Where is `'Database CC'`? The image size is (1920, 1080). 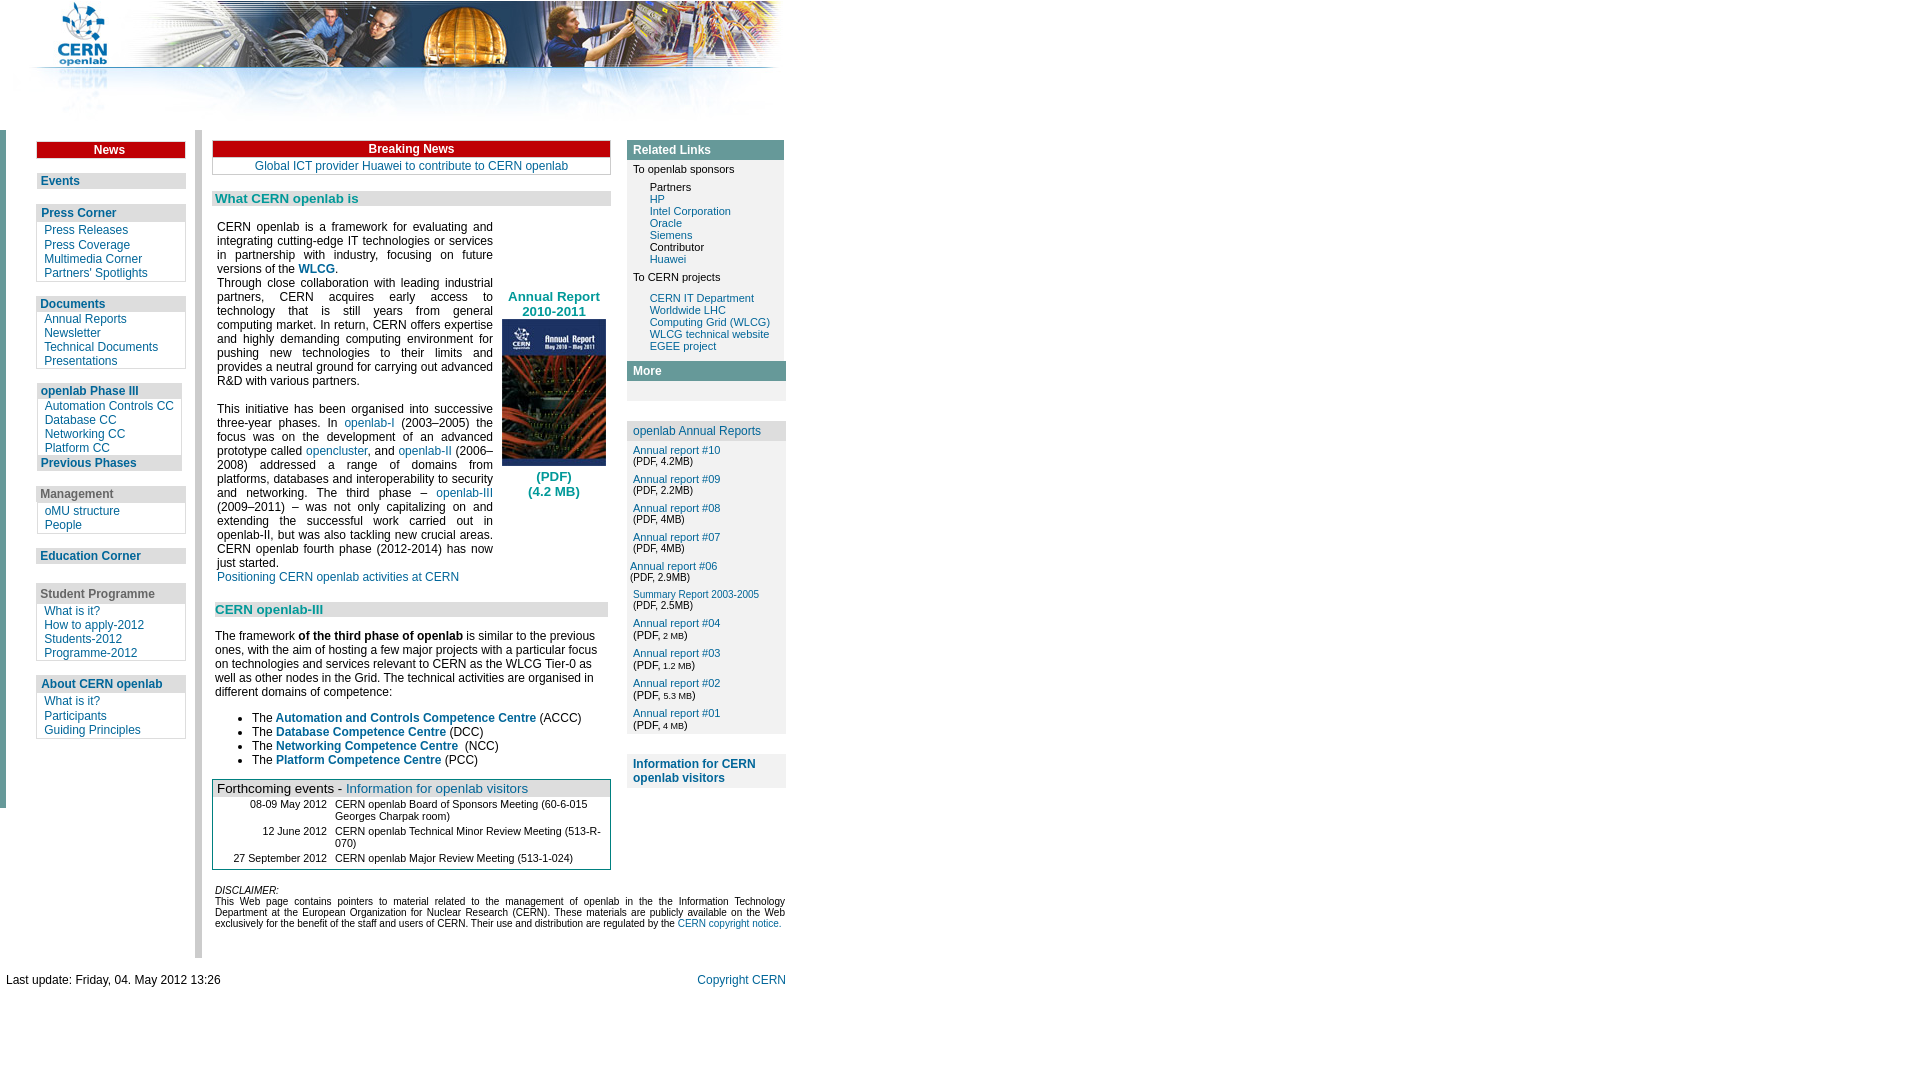 'Database CC' is located at coordinates (80, 419).